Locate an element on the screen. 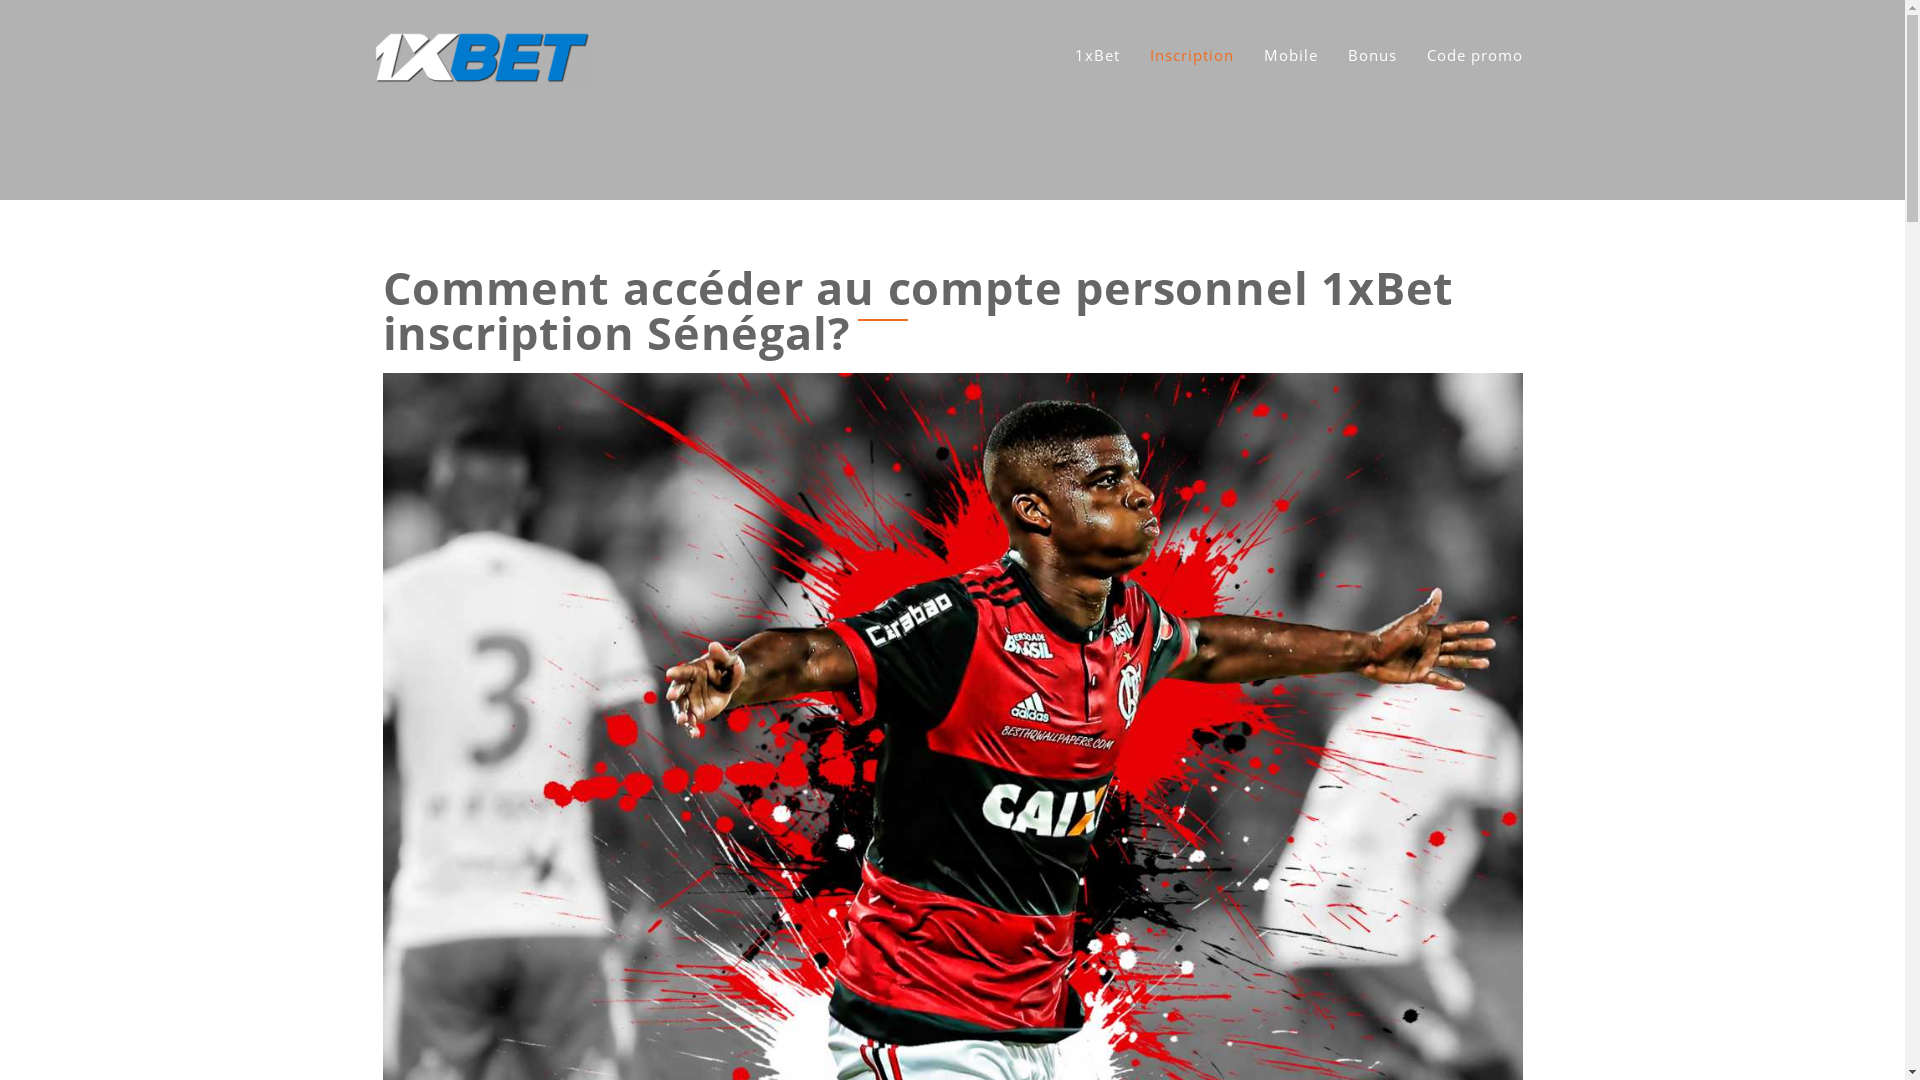 This screenshot has width=1920, height=1080. 'Inscription' is located at coordinates (1191, 53).